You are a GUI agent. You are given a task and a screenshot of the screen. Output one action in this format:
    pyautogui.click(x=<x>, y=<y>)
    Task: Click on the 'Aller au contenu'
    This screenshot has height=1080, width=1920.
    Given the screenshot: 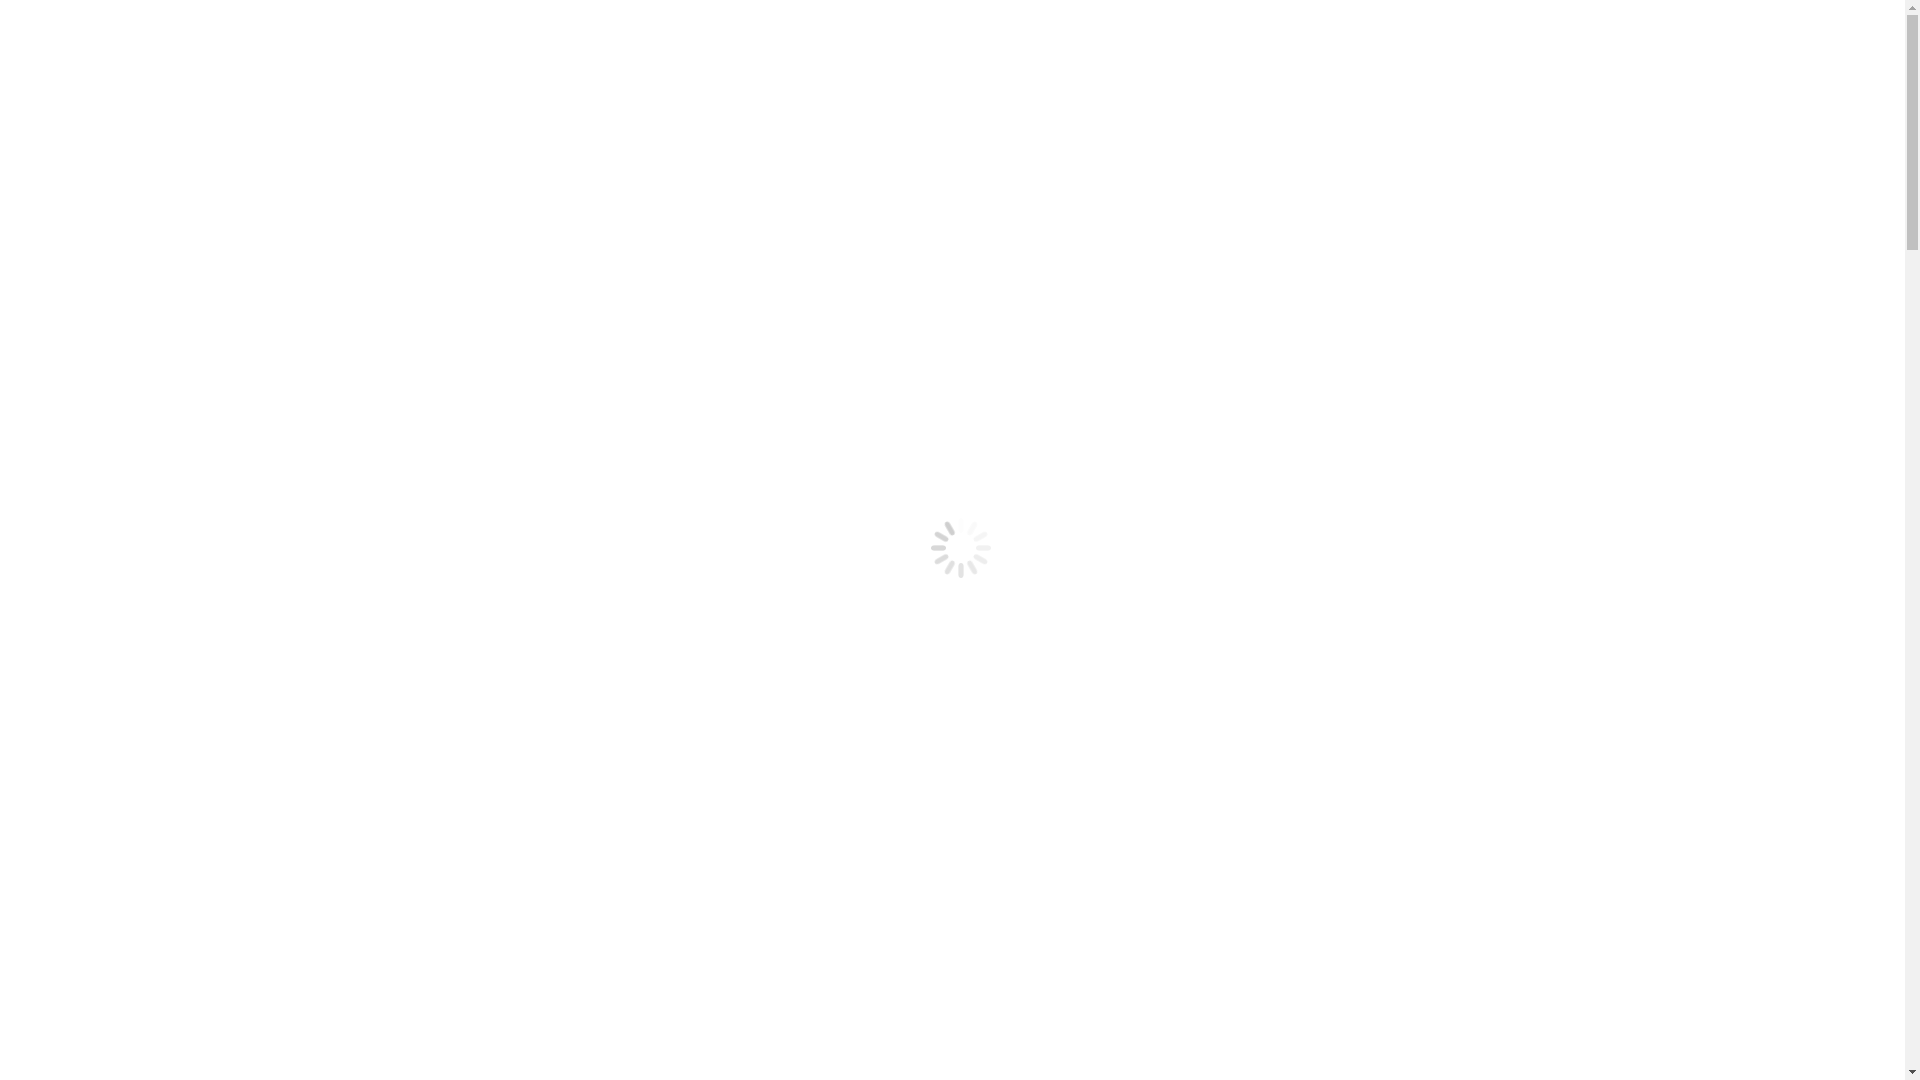 What is the action you would take?
    pyautogui.click(x=61, y=16)
    